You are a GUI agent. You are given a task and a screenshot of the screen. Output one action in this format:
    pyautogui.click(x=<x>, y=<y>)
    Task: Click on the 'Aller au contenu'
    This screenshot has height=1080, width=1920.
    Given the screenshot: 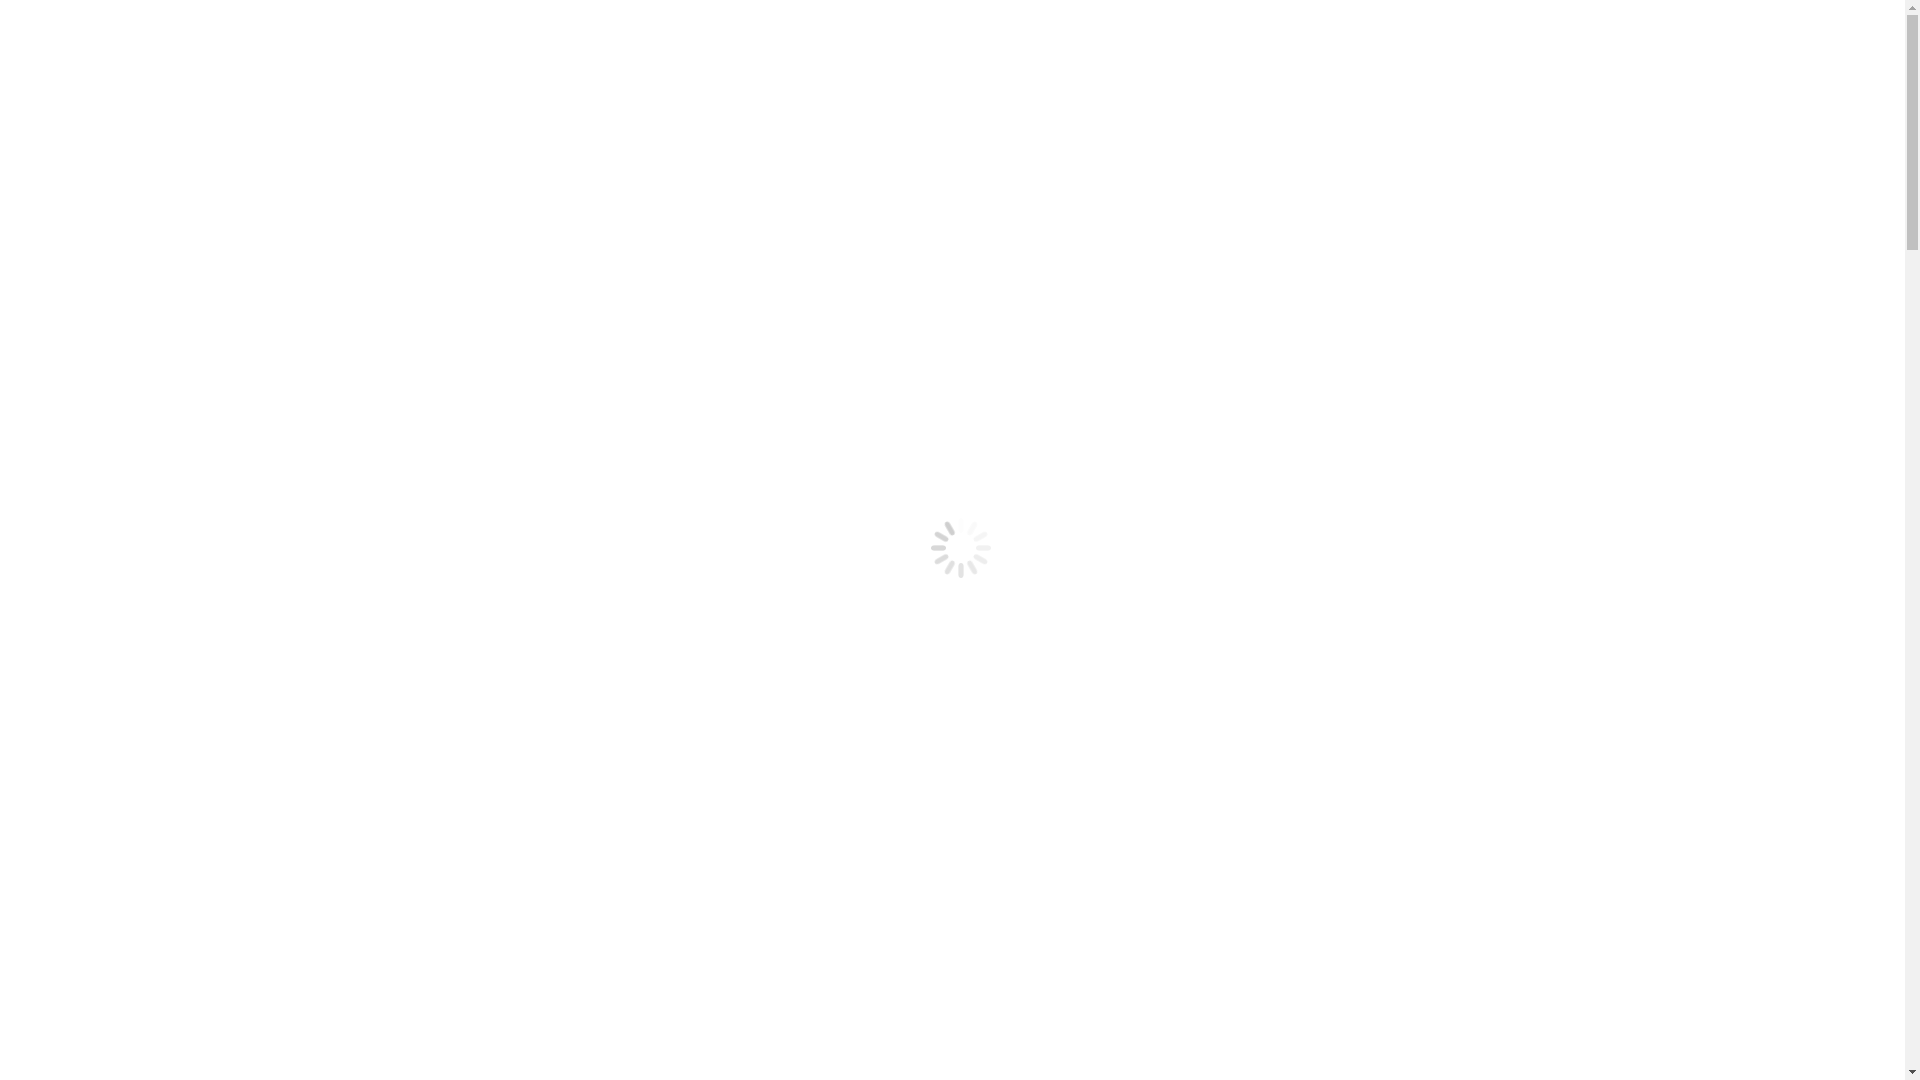 What is the action you would take?
    pyautogui.click(x=61, y=16)
    